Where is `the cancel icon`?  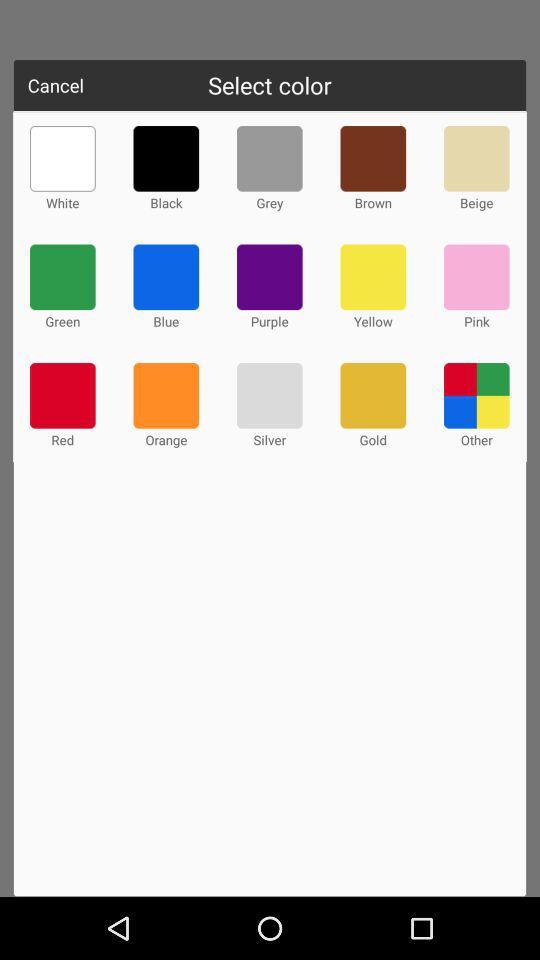
the cancel icon is located at coordinates (55, 85).